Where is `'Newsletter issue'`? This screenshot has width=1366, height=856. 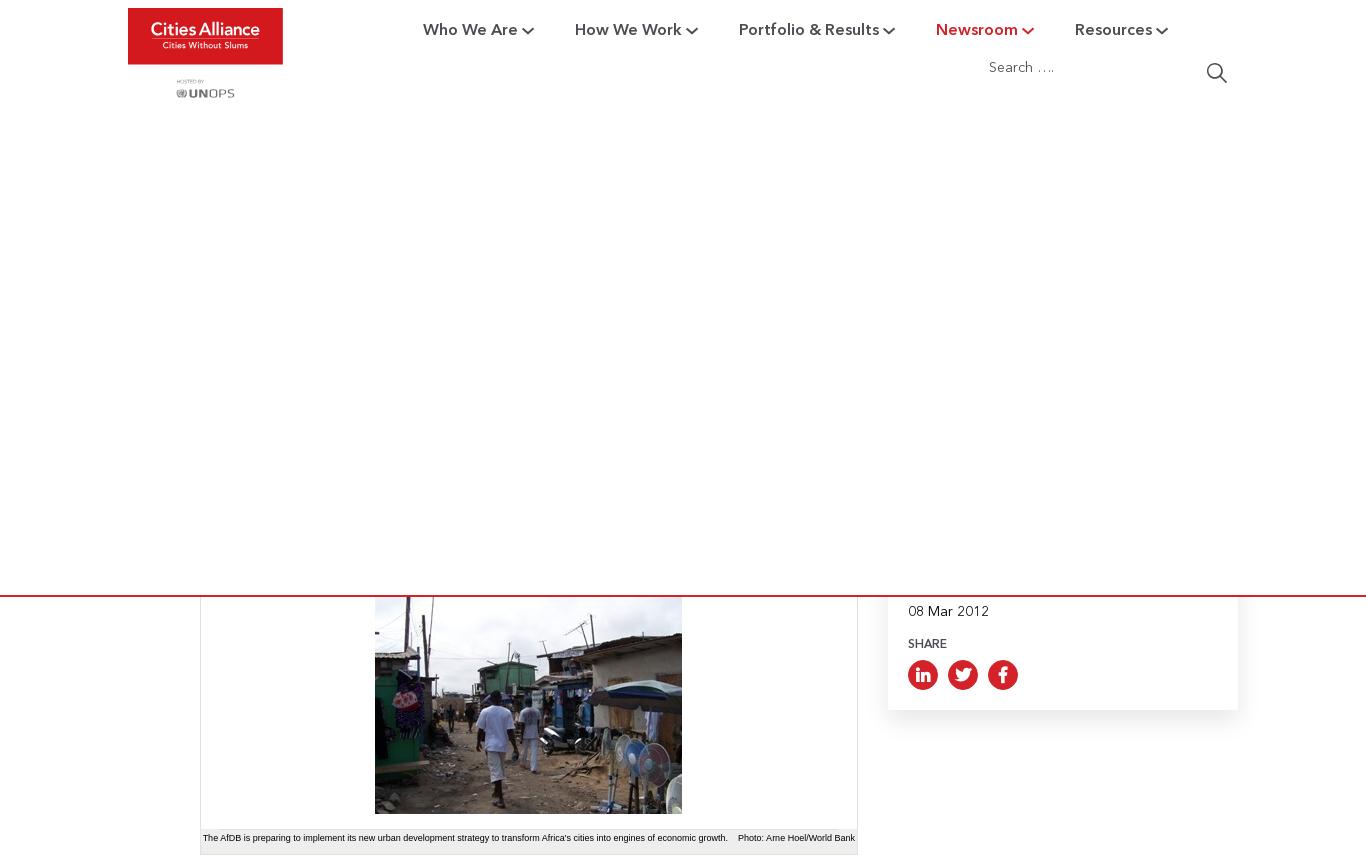 'Newsletter issue' is located at coordinates (576, 291).